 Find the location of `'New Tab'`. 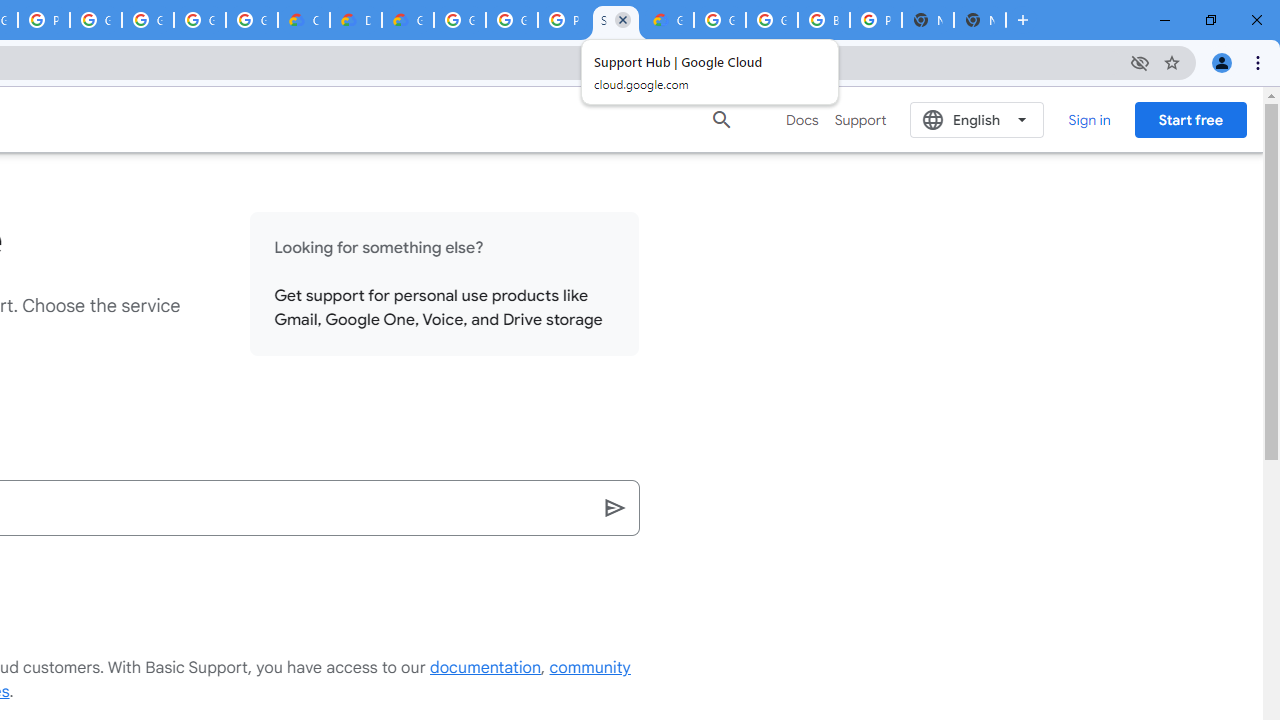

'New Tab' is located at coordinates (979, 20).